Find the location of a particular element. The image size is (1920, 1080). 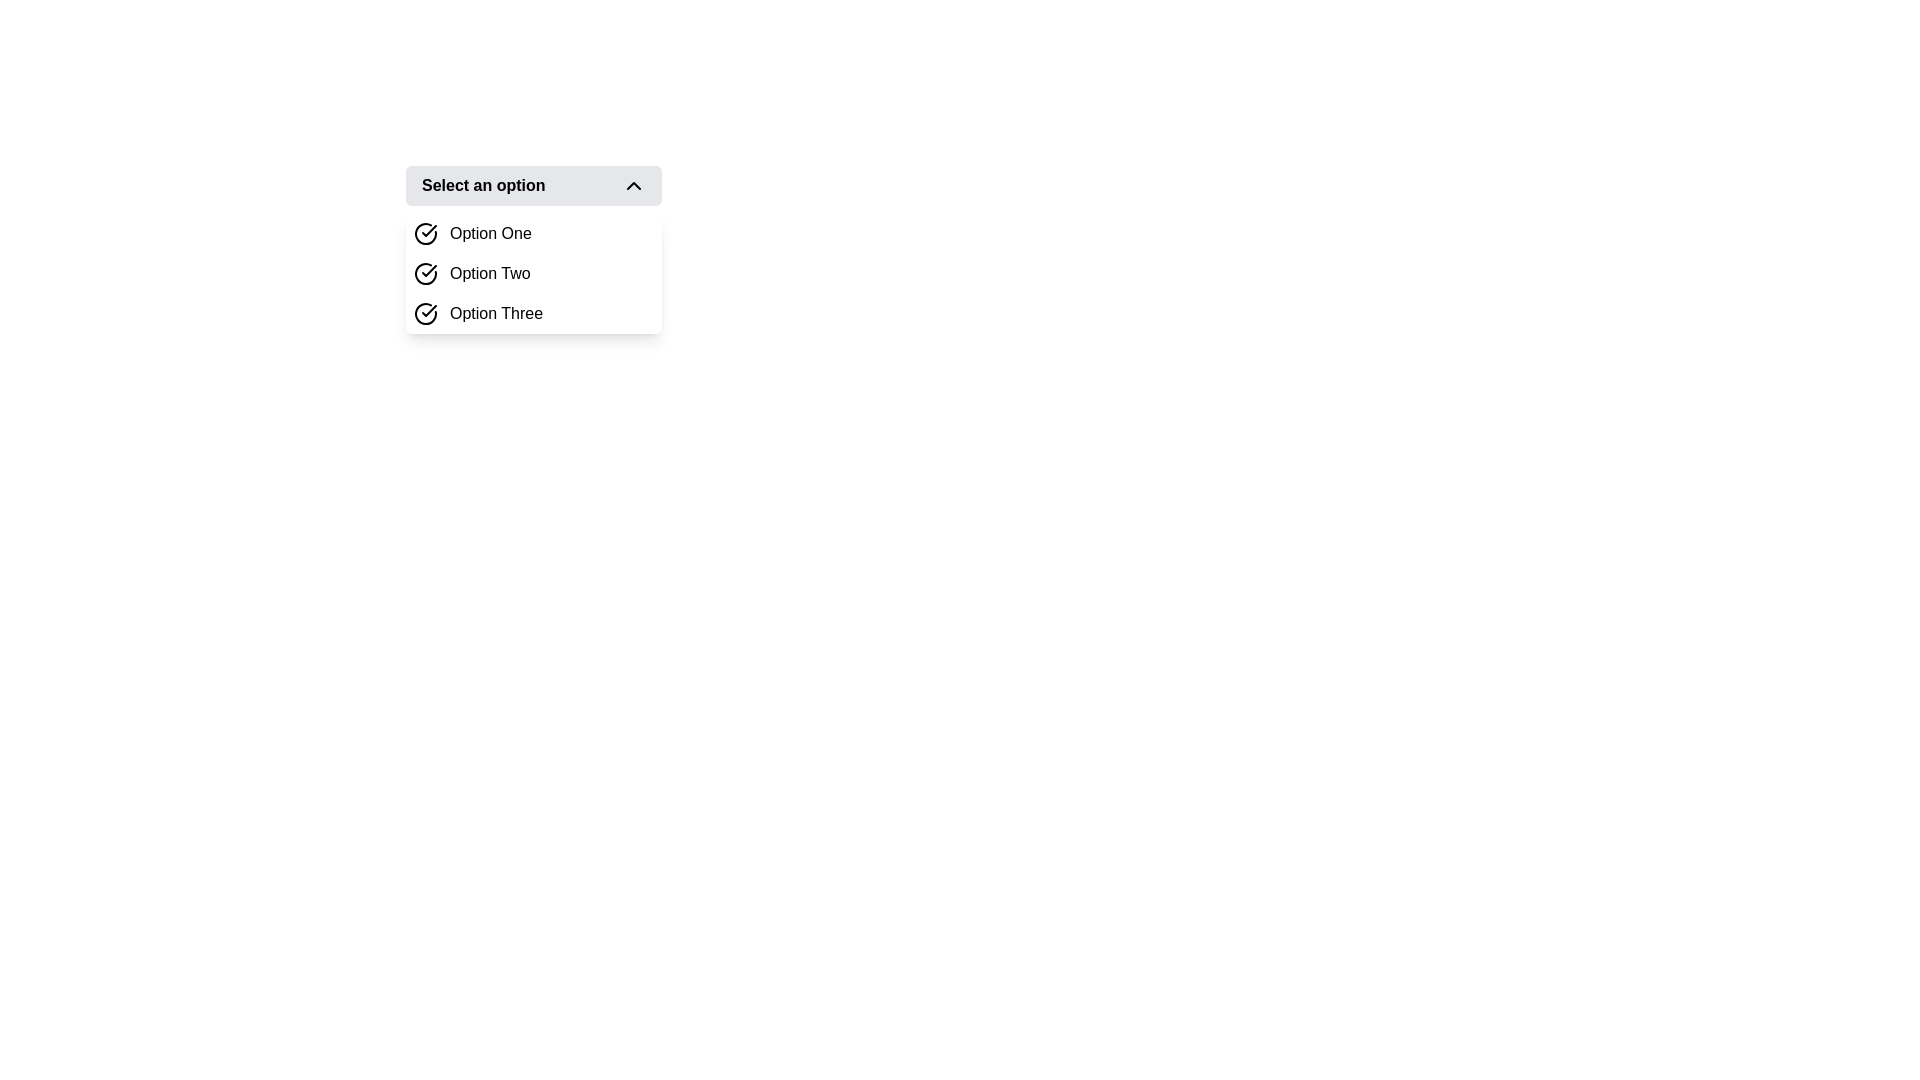

the checkmark icon indicating a selected state next to 'Option Two' in the dropdown menu is located at coordinates (428, 270).